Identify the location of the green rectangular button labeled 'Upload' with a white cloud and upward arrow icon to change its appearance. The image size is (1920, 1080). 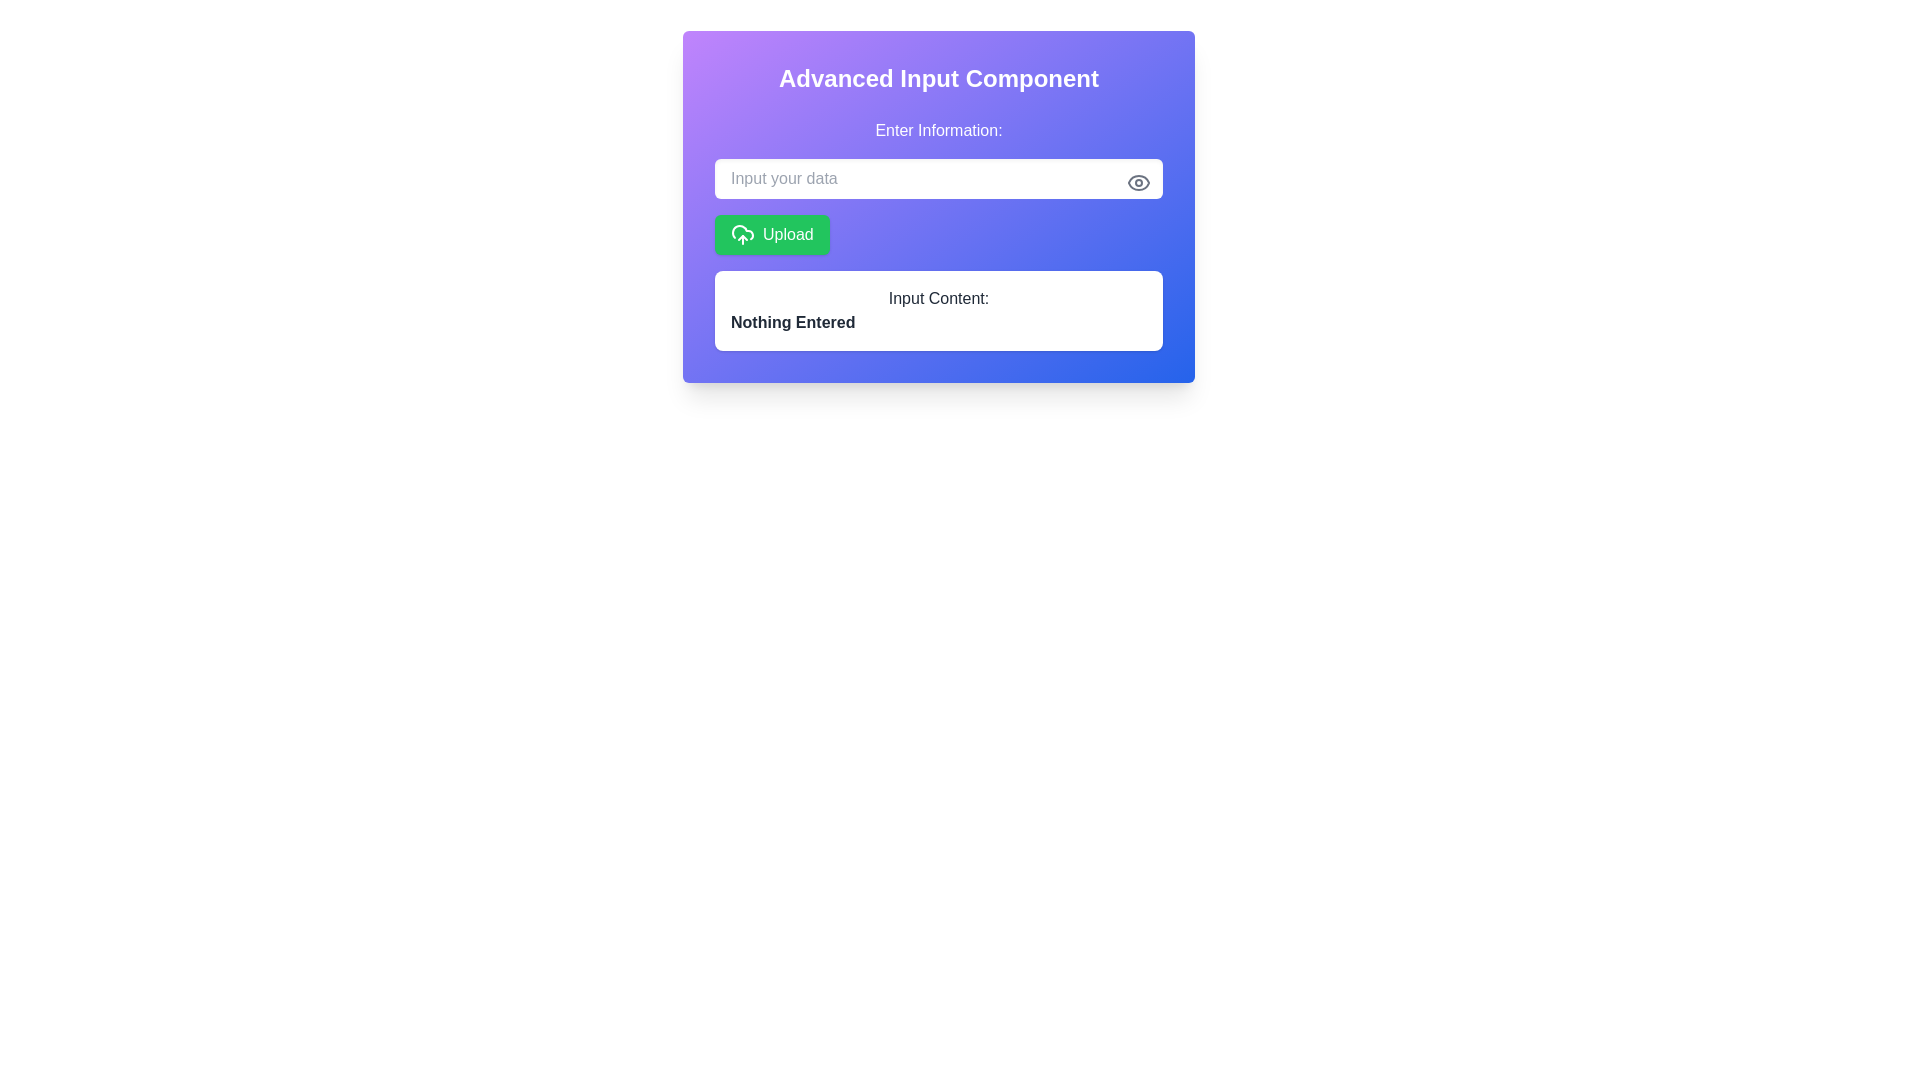
(771, 234).